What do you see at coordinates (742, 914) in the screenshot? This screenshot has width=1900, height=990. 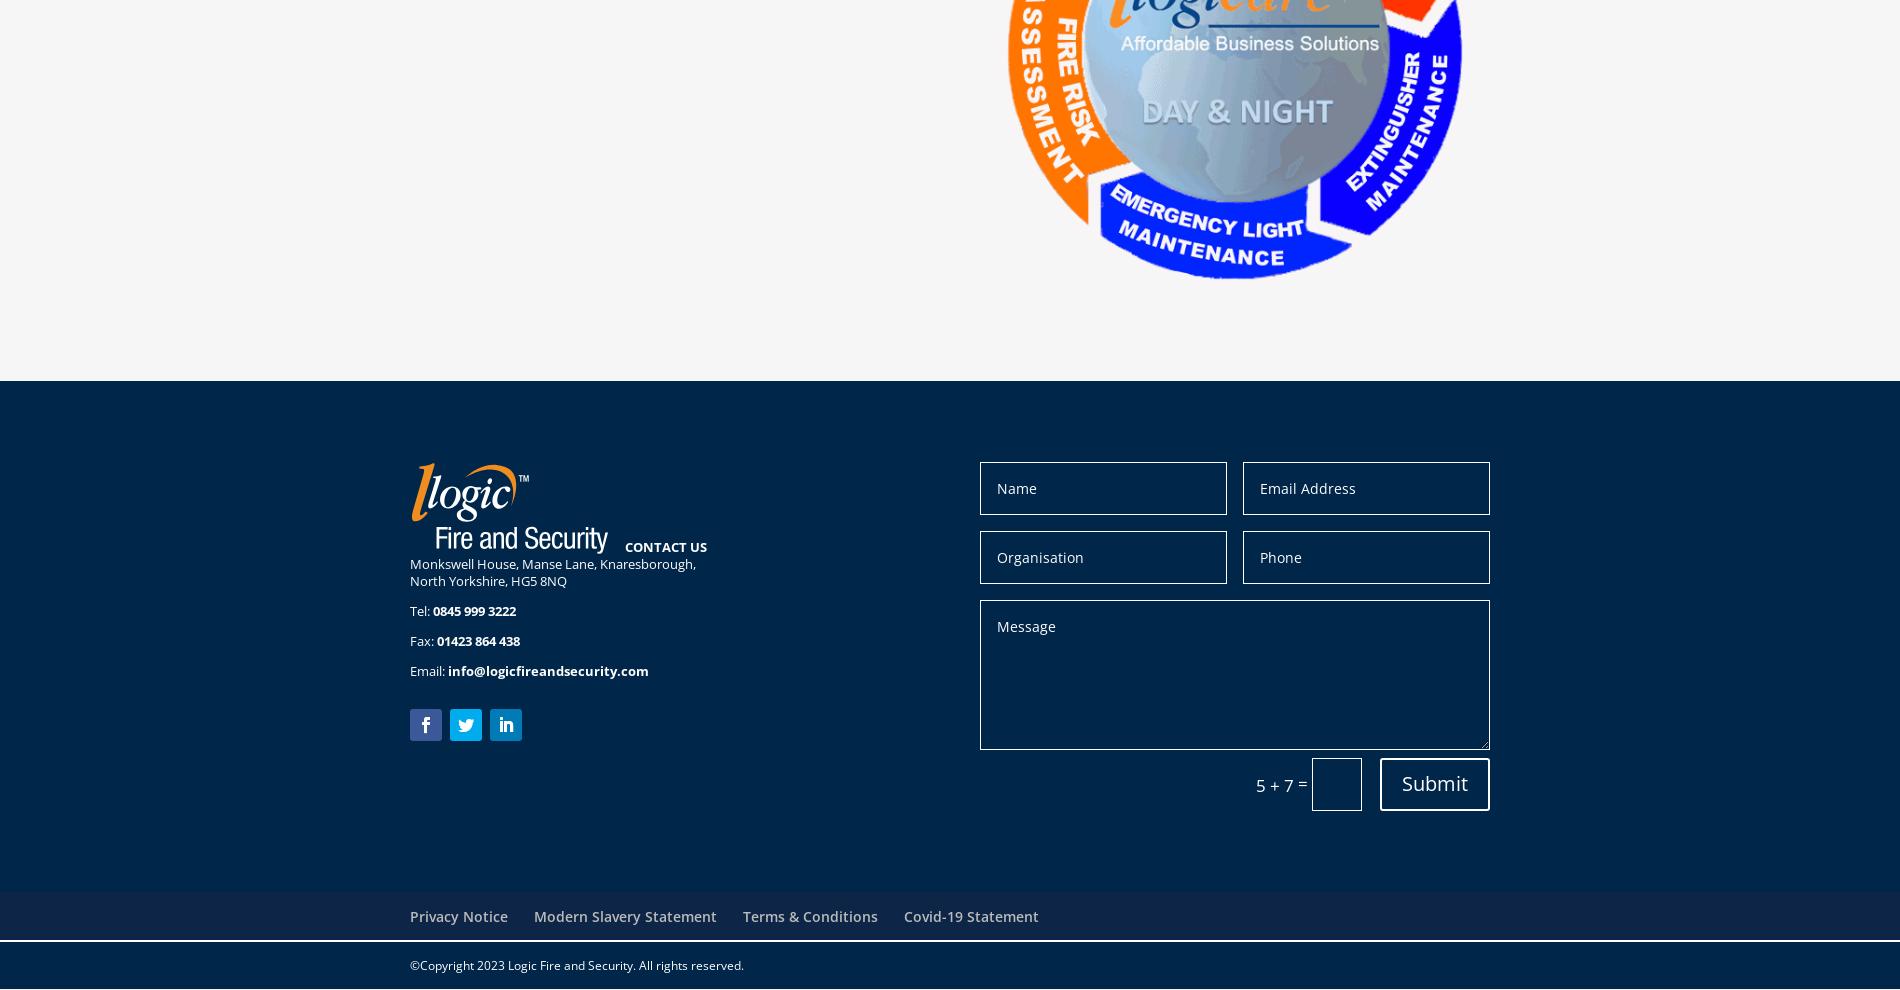 I see `'Terms & Conditions'` at bounding box center [742, 914].